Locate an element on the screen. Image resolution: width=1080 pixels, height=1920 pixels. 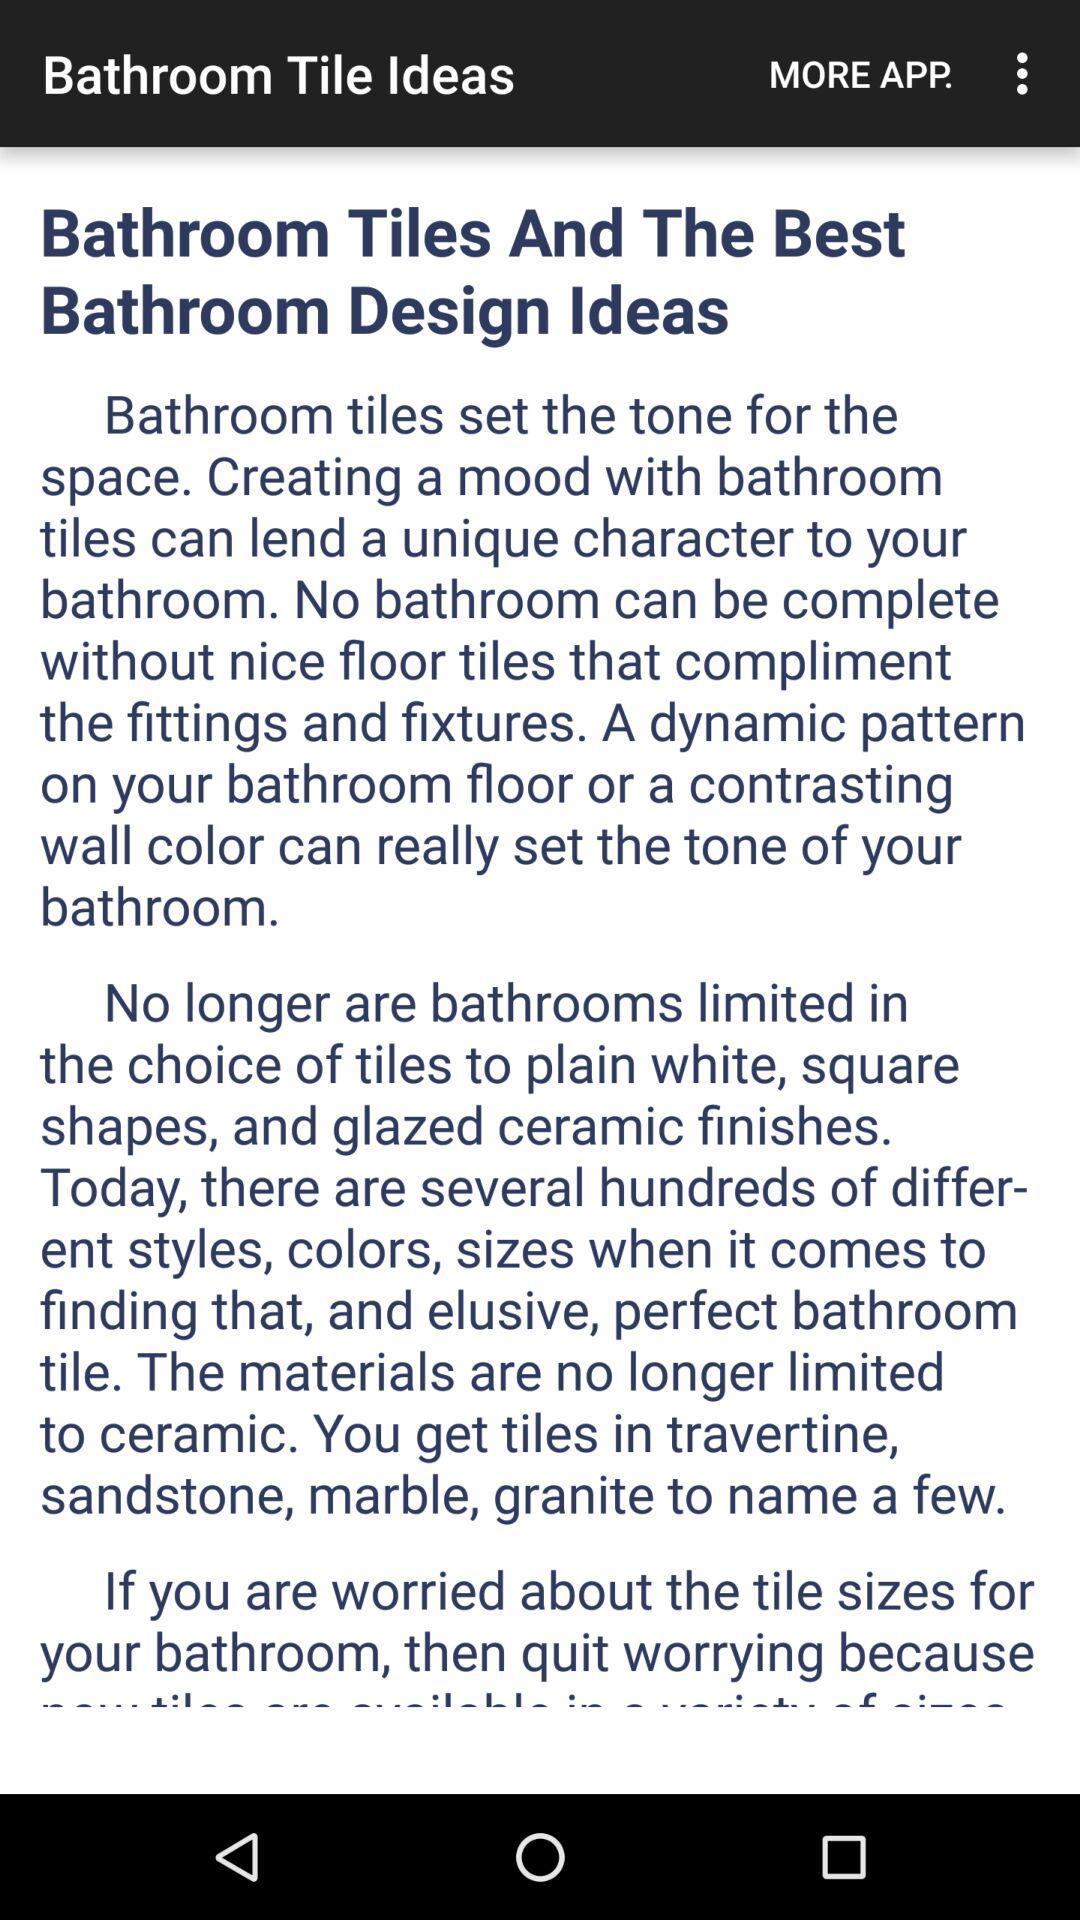
the item above bathroom tiles and app is located at coordinates (860, 73).